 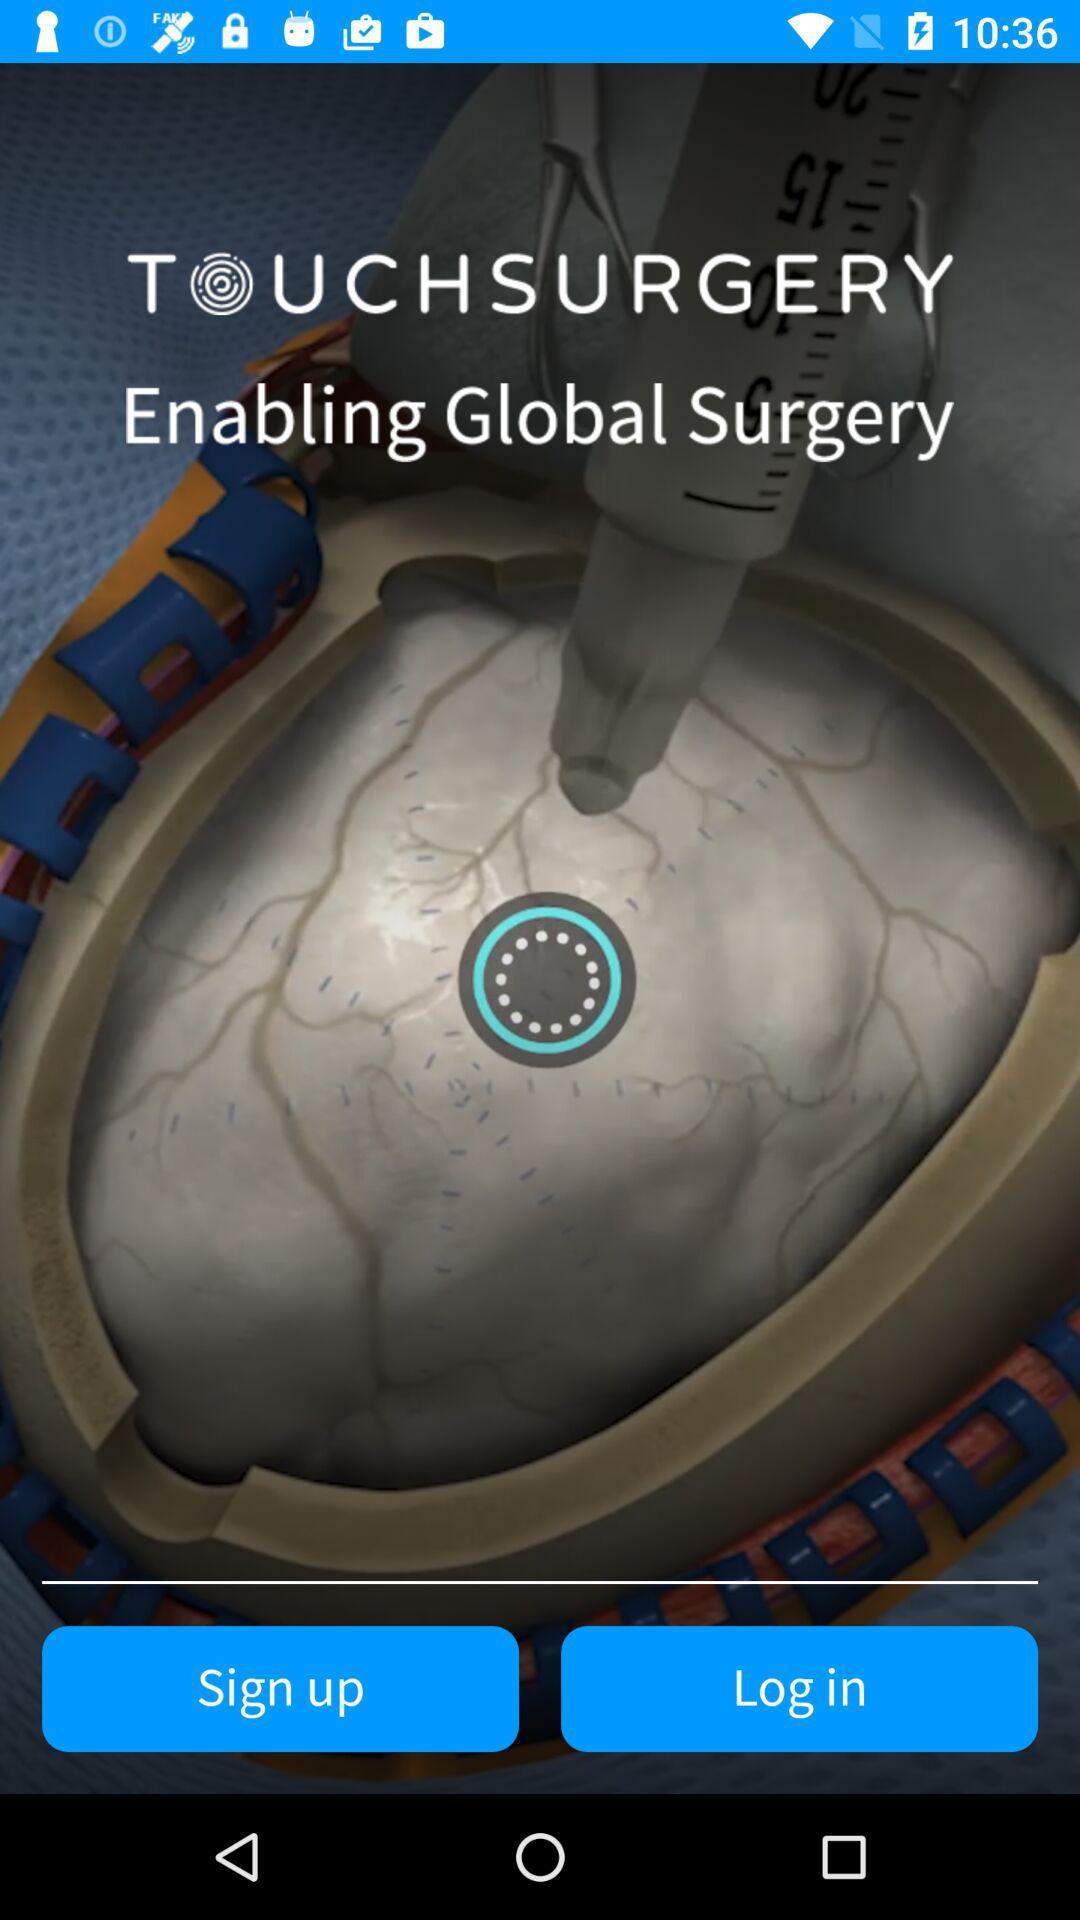 I want to click on item to the left of log in icon, so click(x=280, y=1688).